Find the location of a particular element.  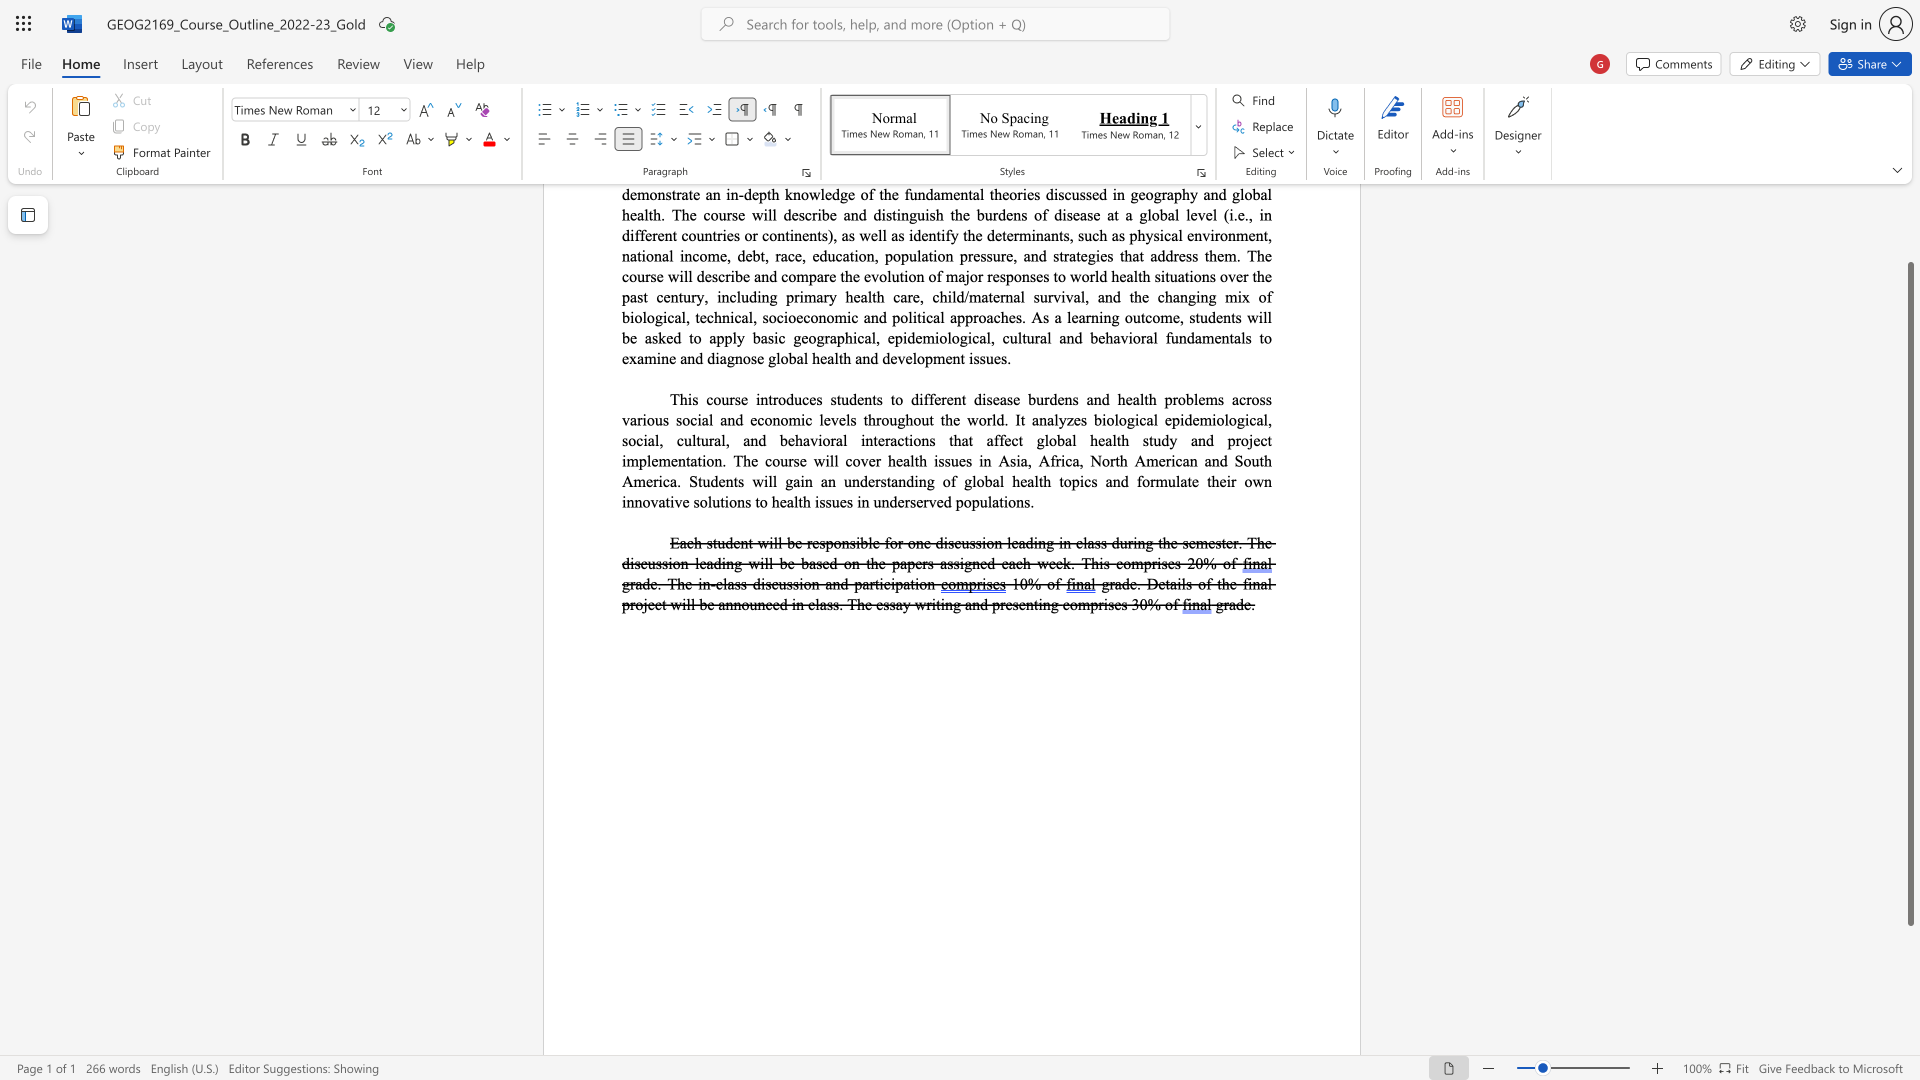

the scrollbar to move the view up is located at coordinates (1909, 219).